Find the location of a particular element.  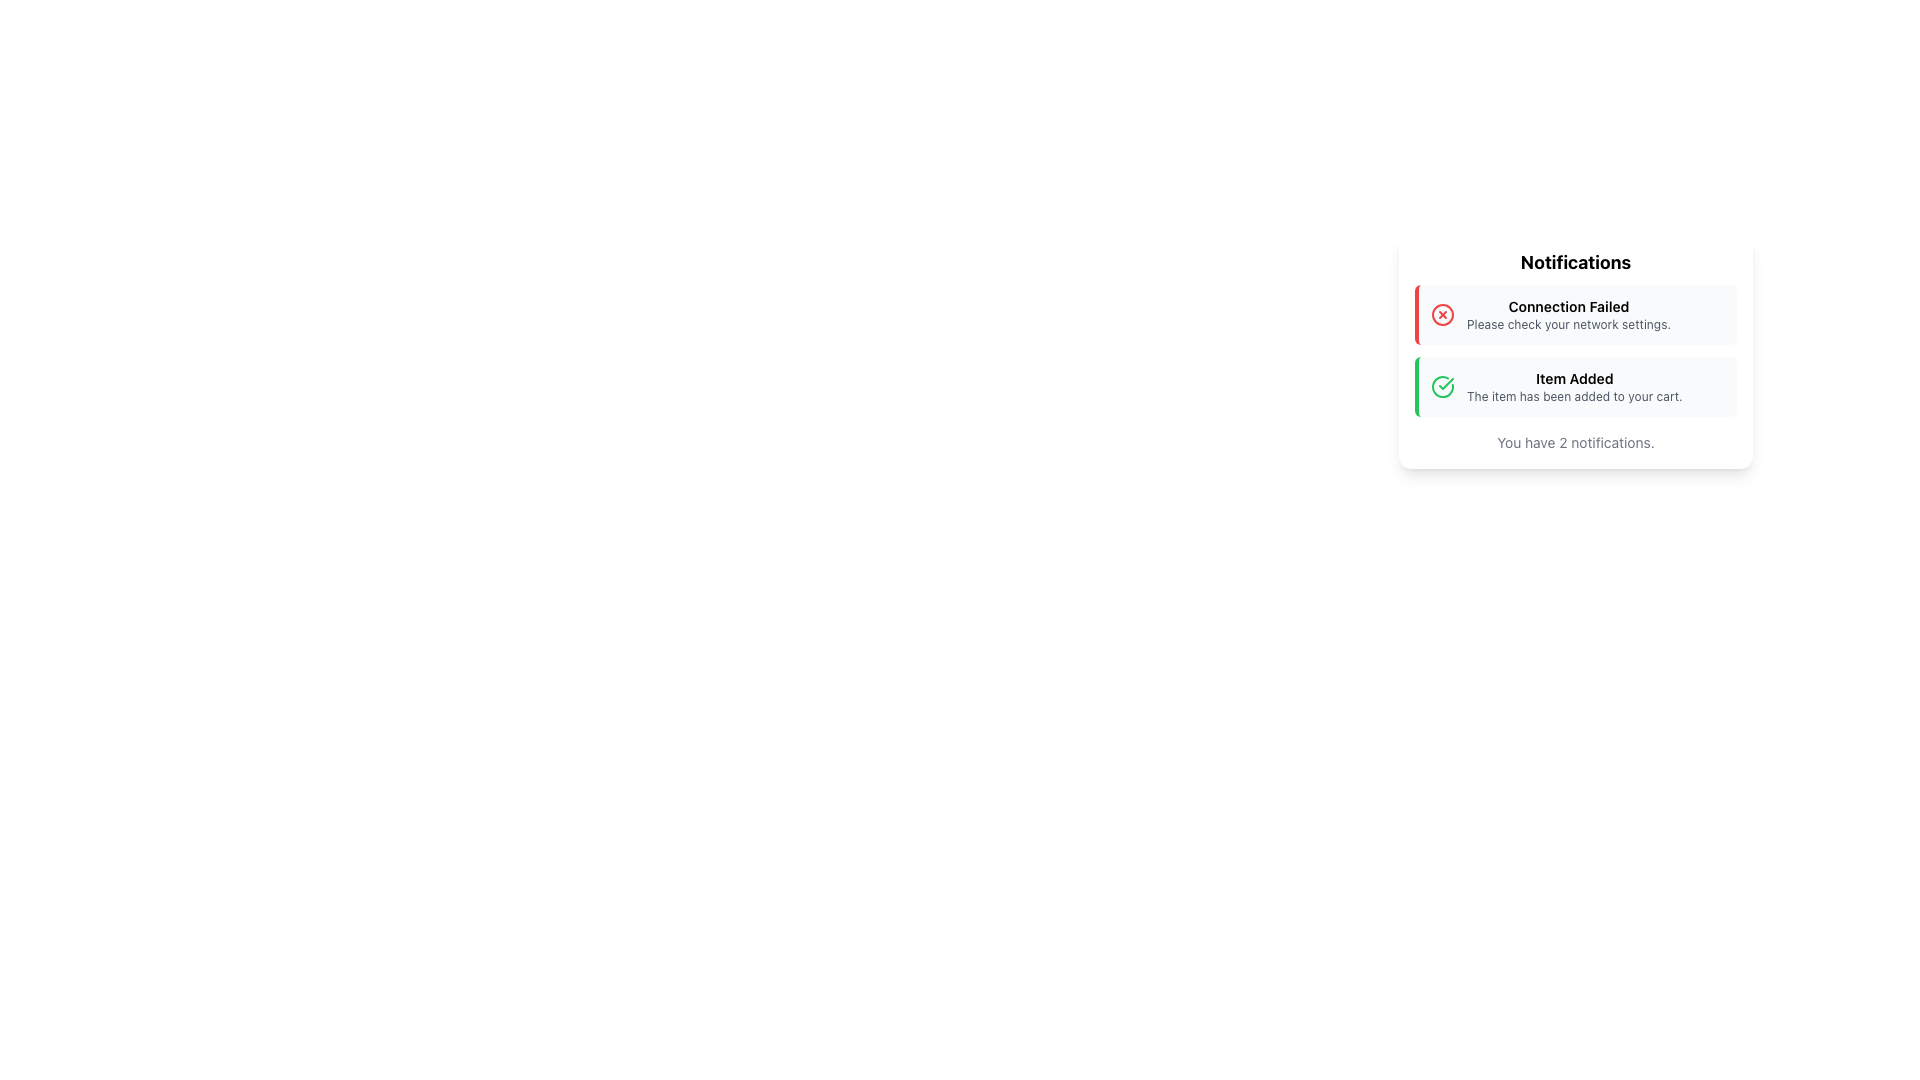

the green checkmark icon in the Notifications section to associate it with the related notification 'Item Added' is located at coordinates (1443, 386).